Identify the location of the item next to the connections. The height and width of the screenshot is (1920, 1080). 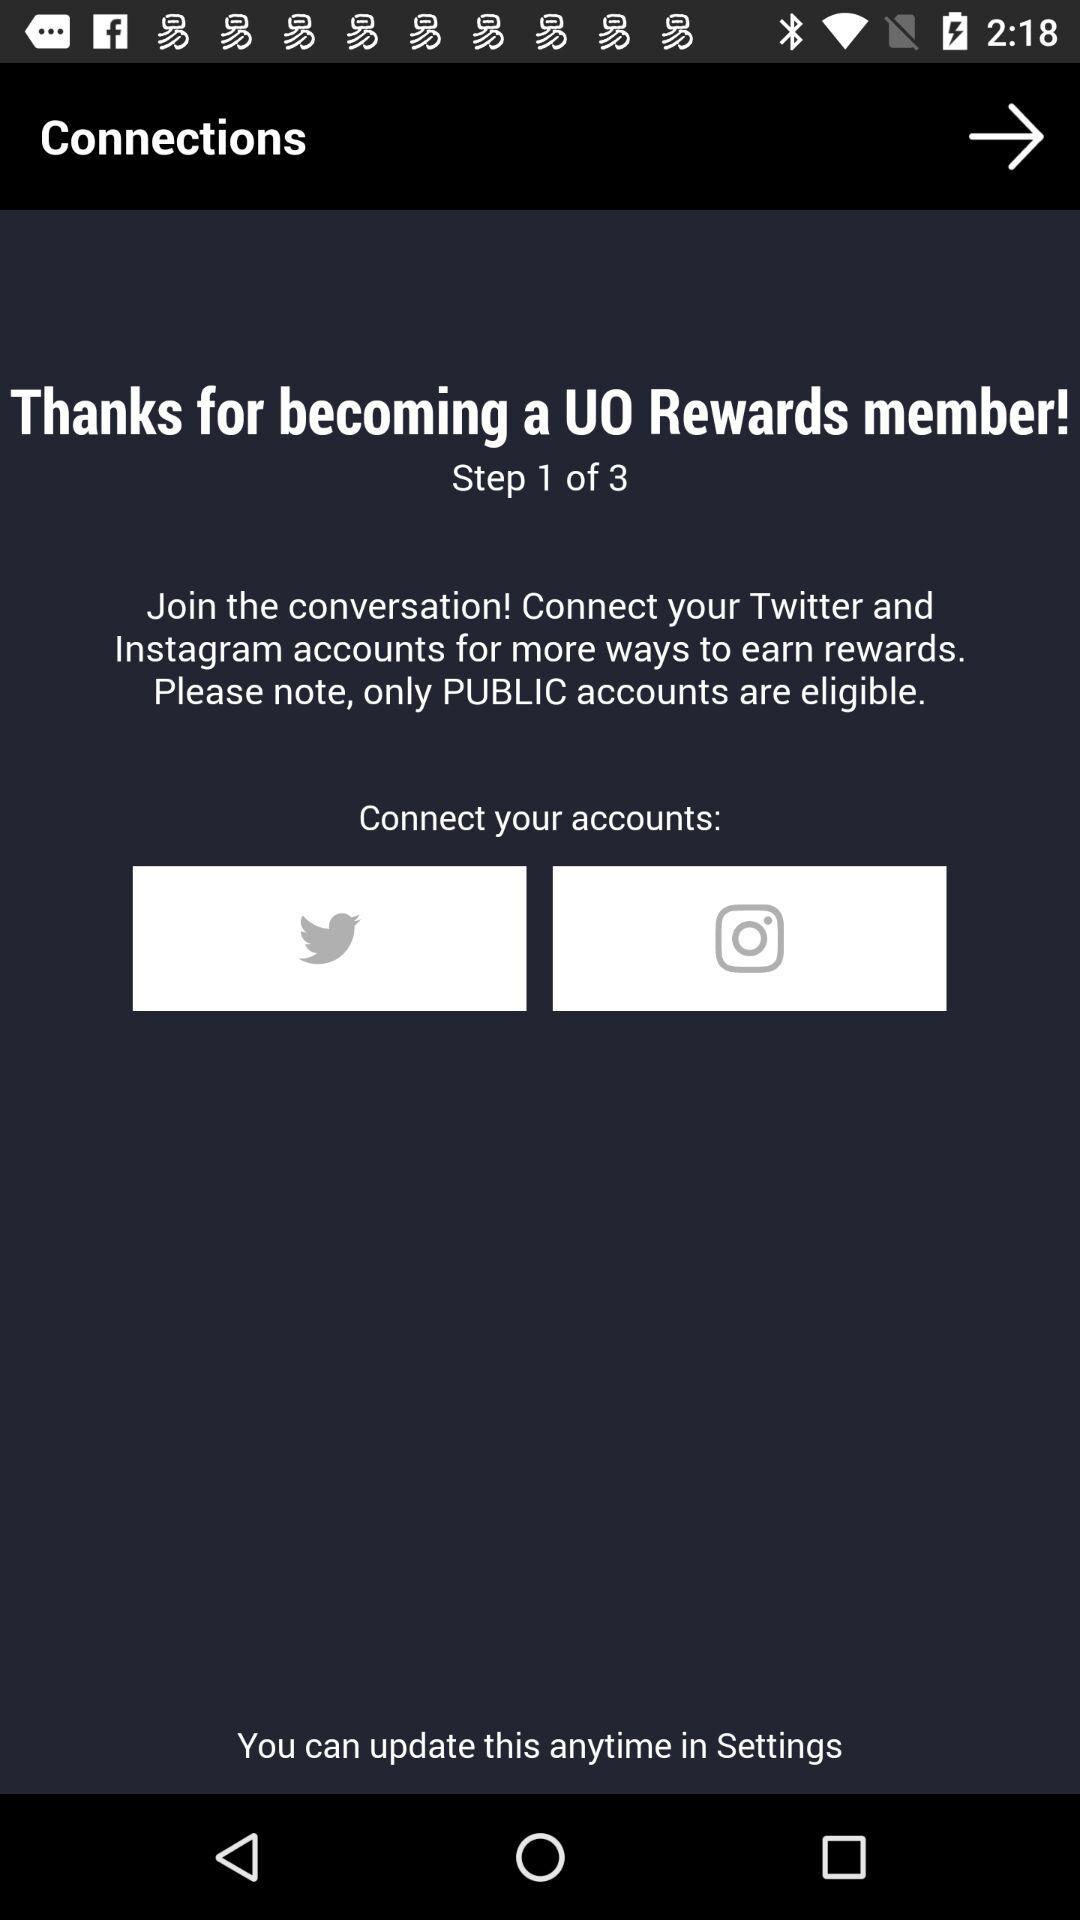
(1006, 135).